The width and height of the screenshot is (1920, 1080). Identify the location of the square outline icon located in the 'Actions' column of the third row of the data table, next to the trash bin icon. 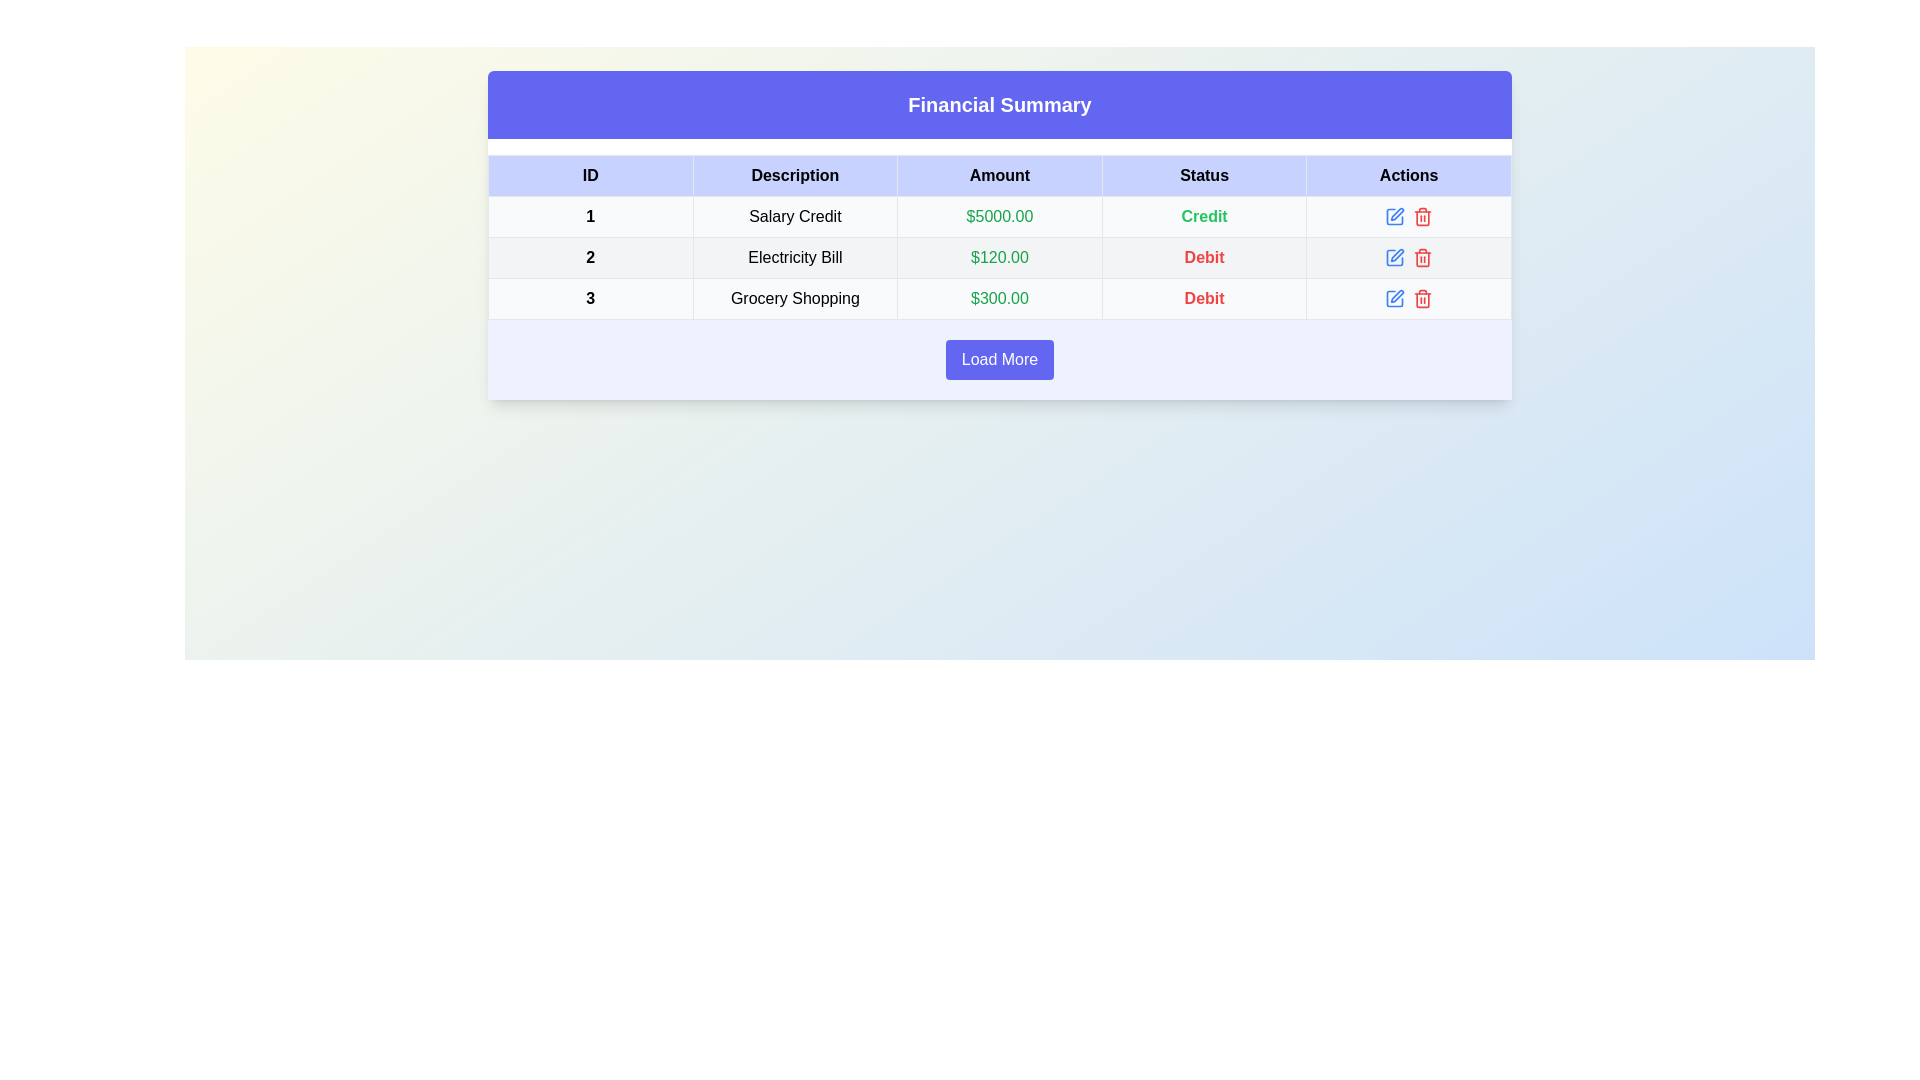
(1394, 299).